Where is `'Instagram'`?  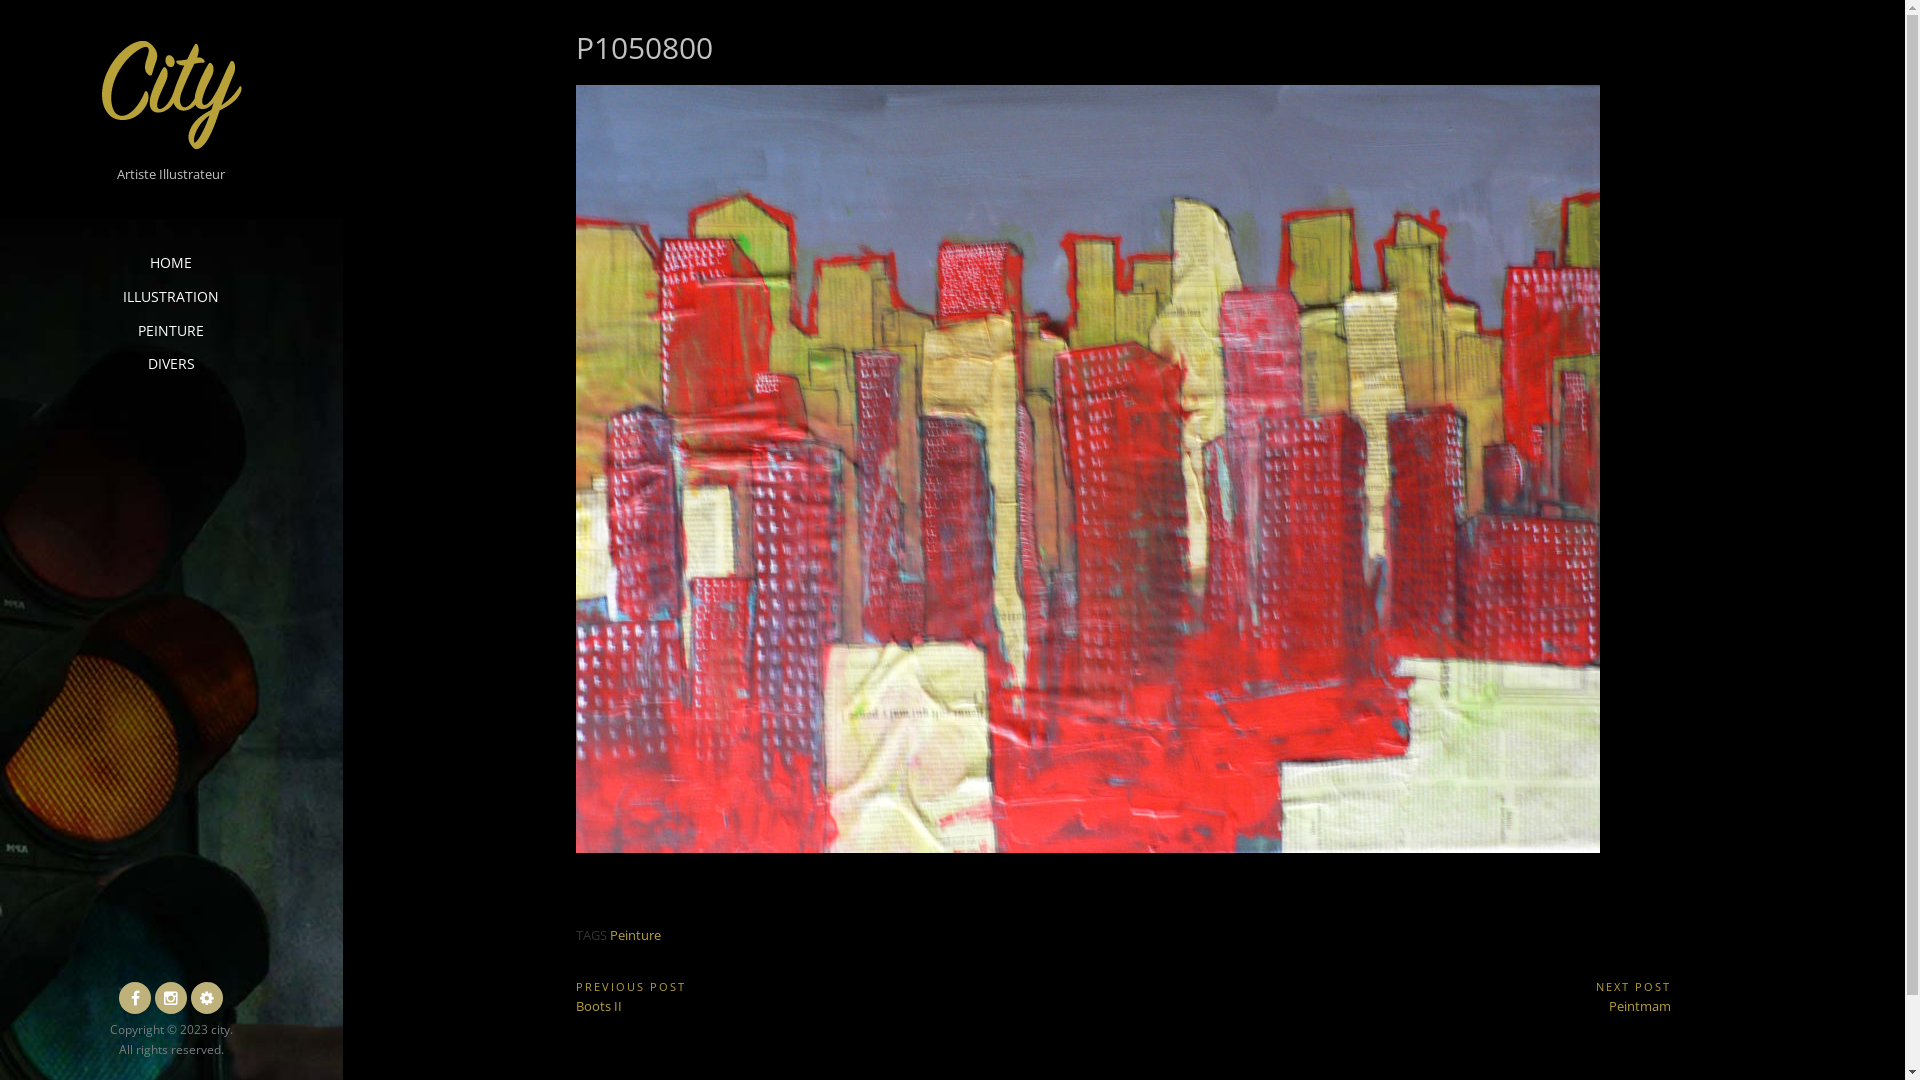
'Instagram' is located at coordinates (153, 998).